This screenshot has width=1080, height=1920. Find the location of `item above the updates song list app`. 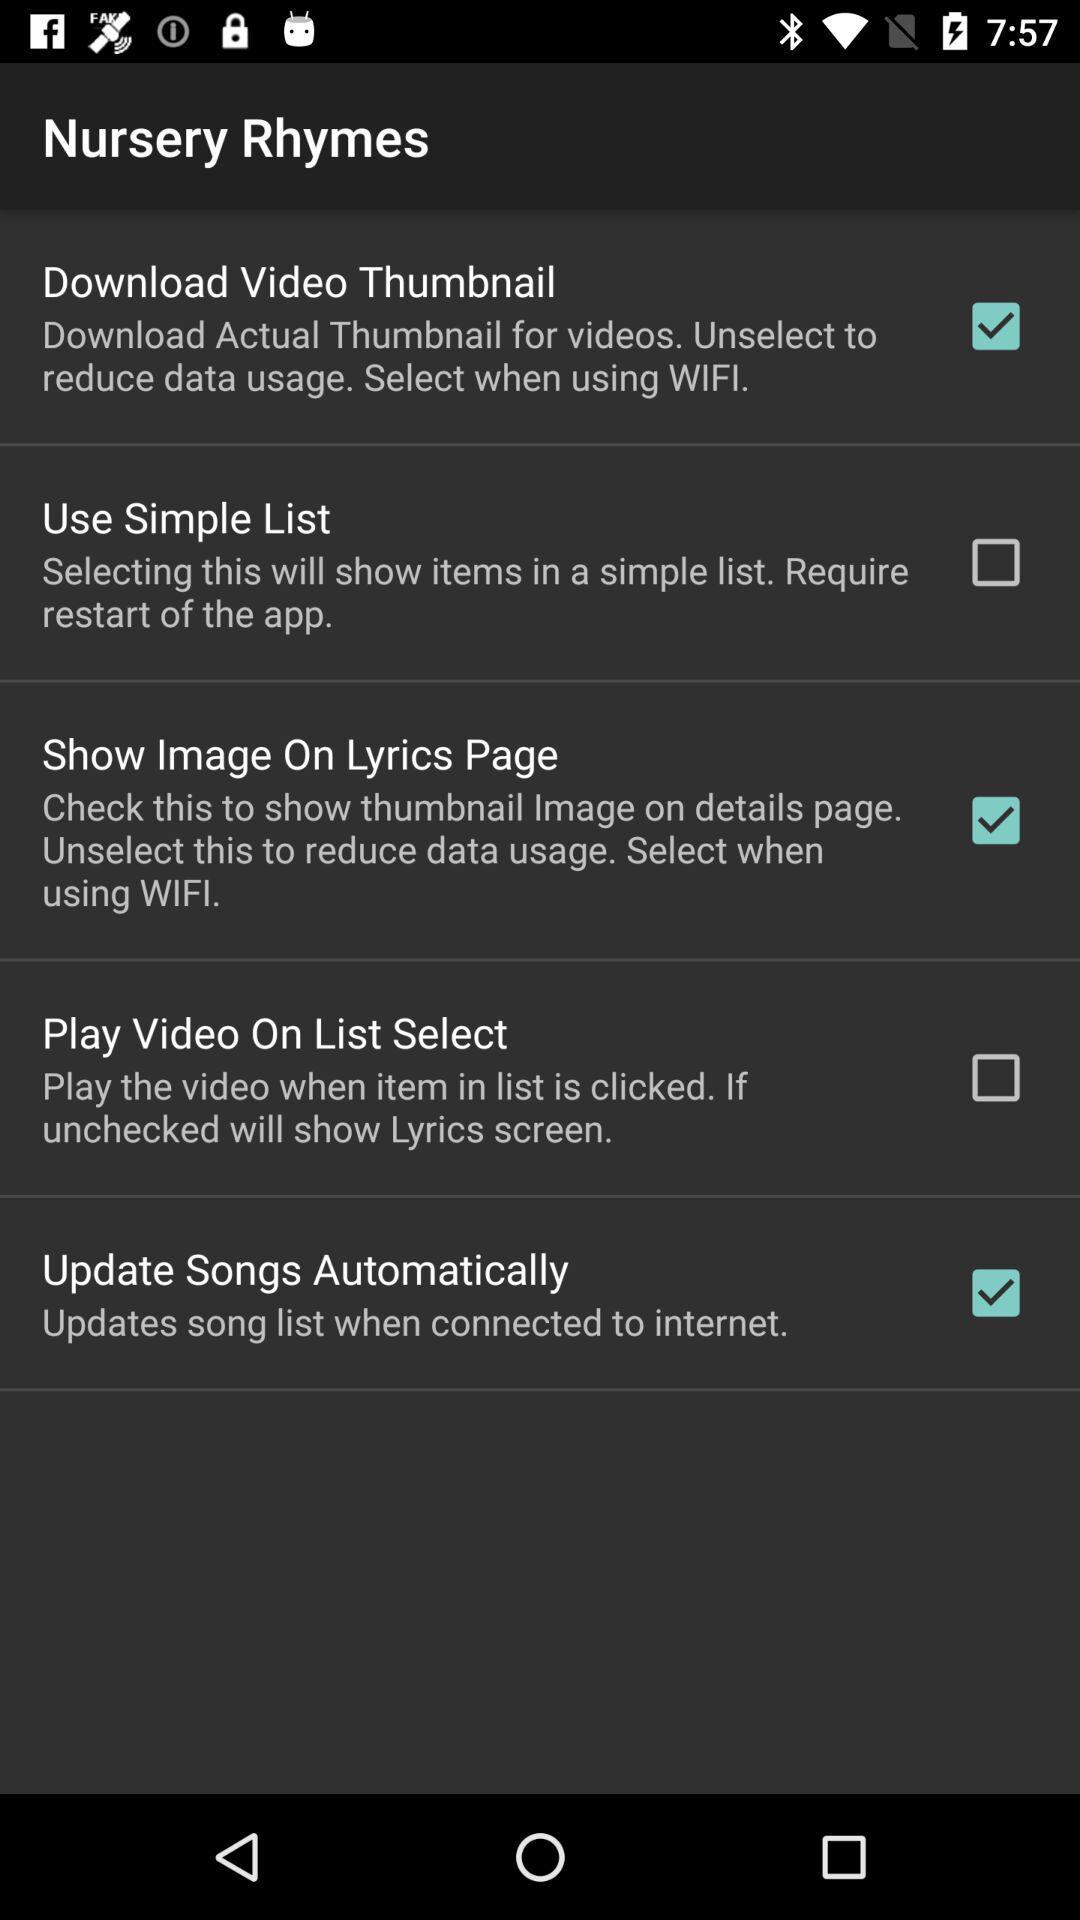

item above the updates song list app is located at coordinates (305, 1267).